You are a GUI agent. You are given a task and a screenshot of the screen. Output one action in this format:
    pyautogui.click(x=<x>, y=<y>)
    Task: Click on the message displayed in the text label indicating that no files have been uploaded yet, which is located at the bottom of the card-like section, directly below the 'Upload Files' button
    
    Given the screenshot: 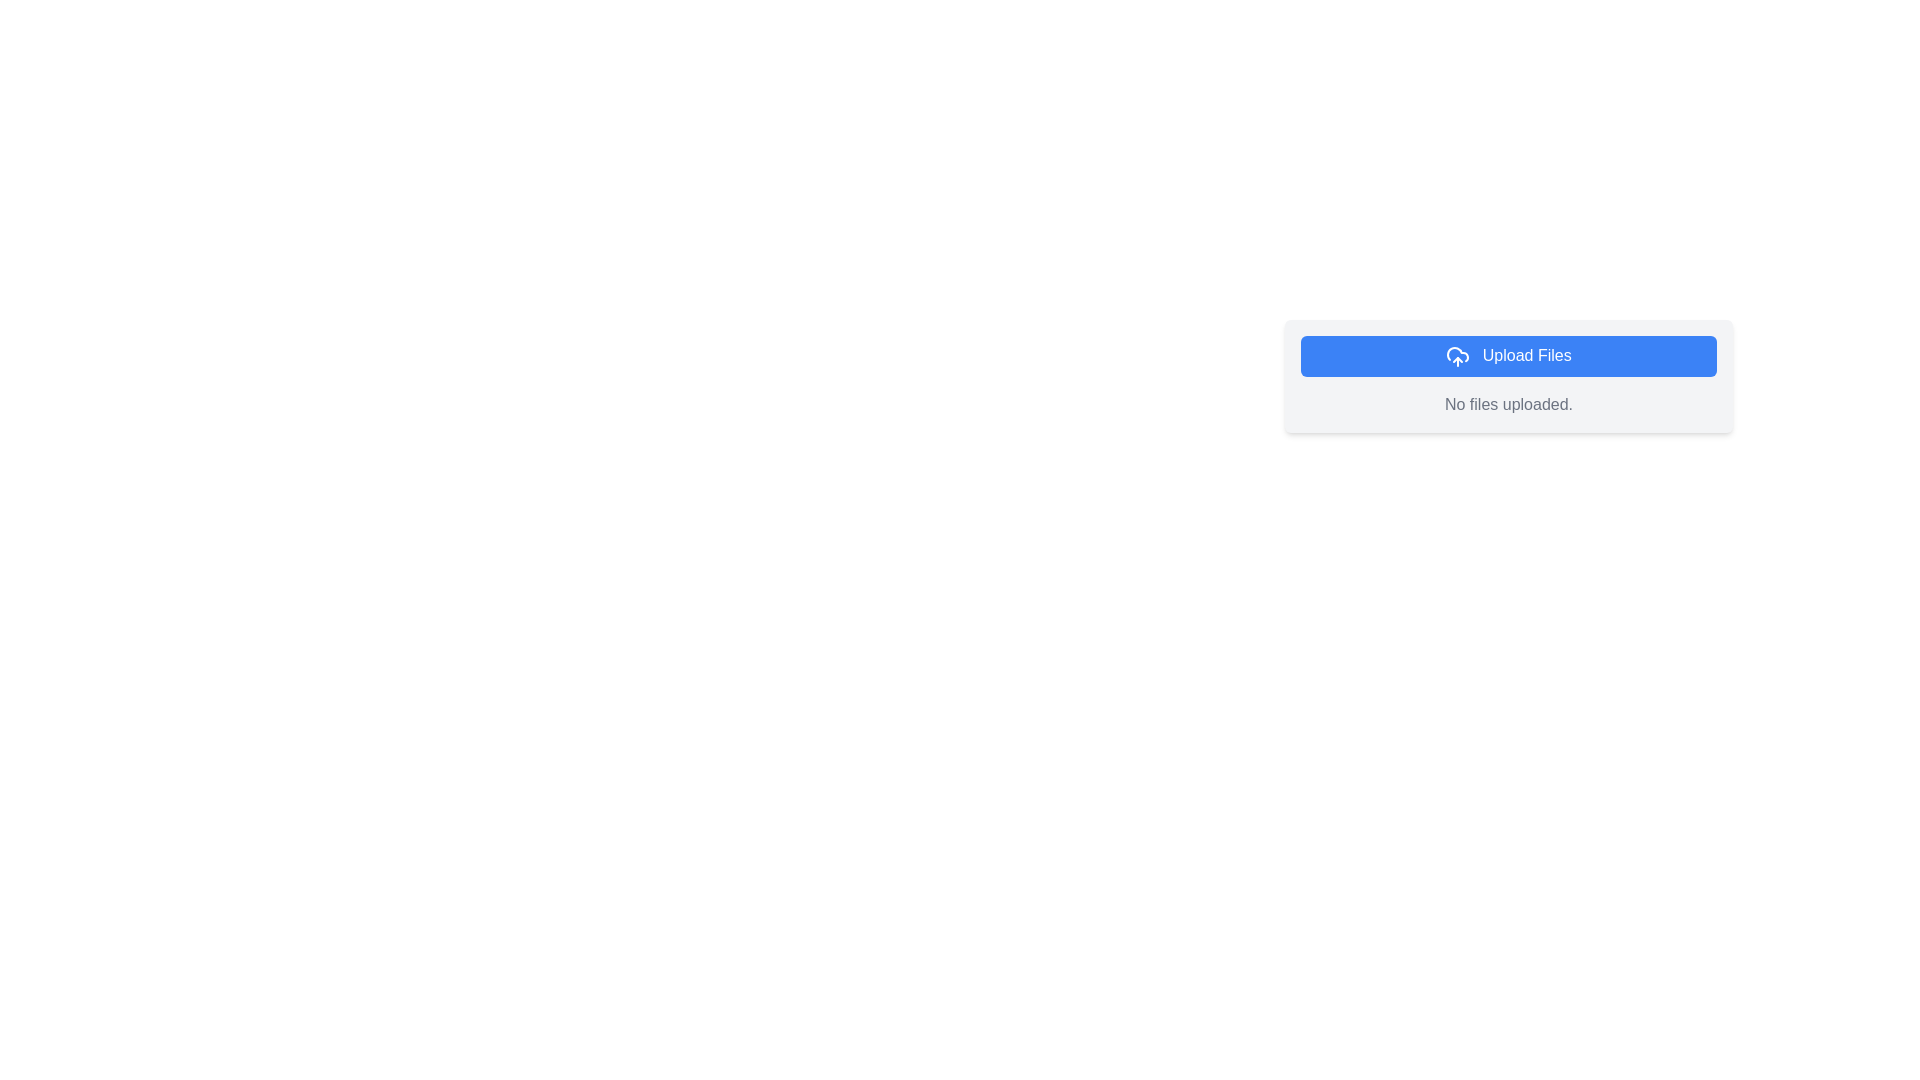 What is the action you would take?
    pyautogui.click(x=1508, y=404)
    